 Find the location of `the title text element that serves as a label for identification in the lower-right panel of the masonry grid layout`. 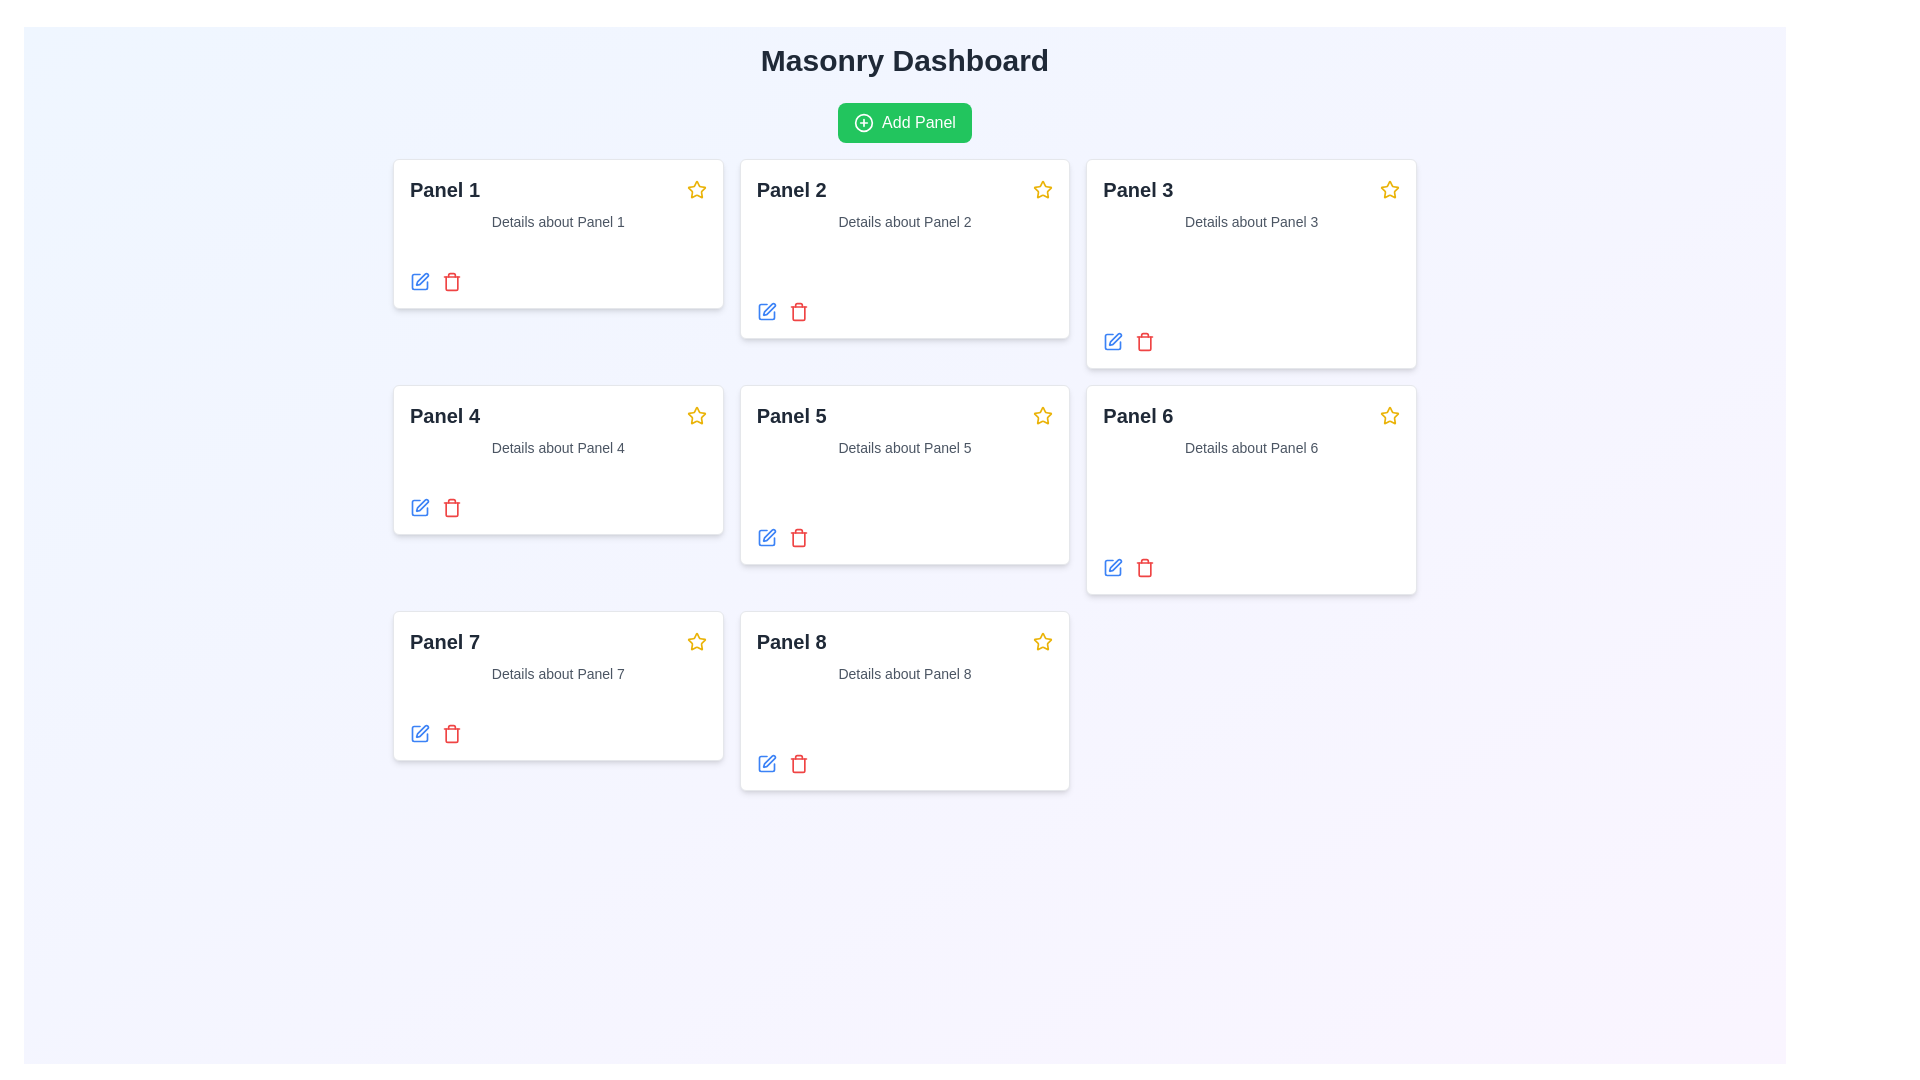

the title text element that serves as a label for identification in the lower-right panel of the masonry grid layout is located at coordinates (790, 641).